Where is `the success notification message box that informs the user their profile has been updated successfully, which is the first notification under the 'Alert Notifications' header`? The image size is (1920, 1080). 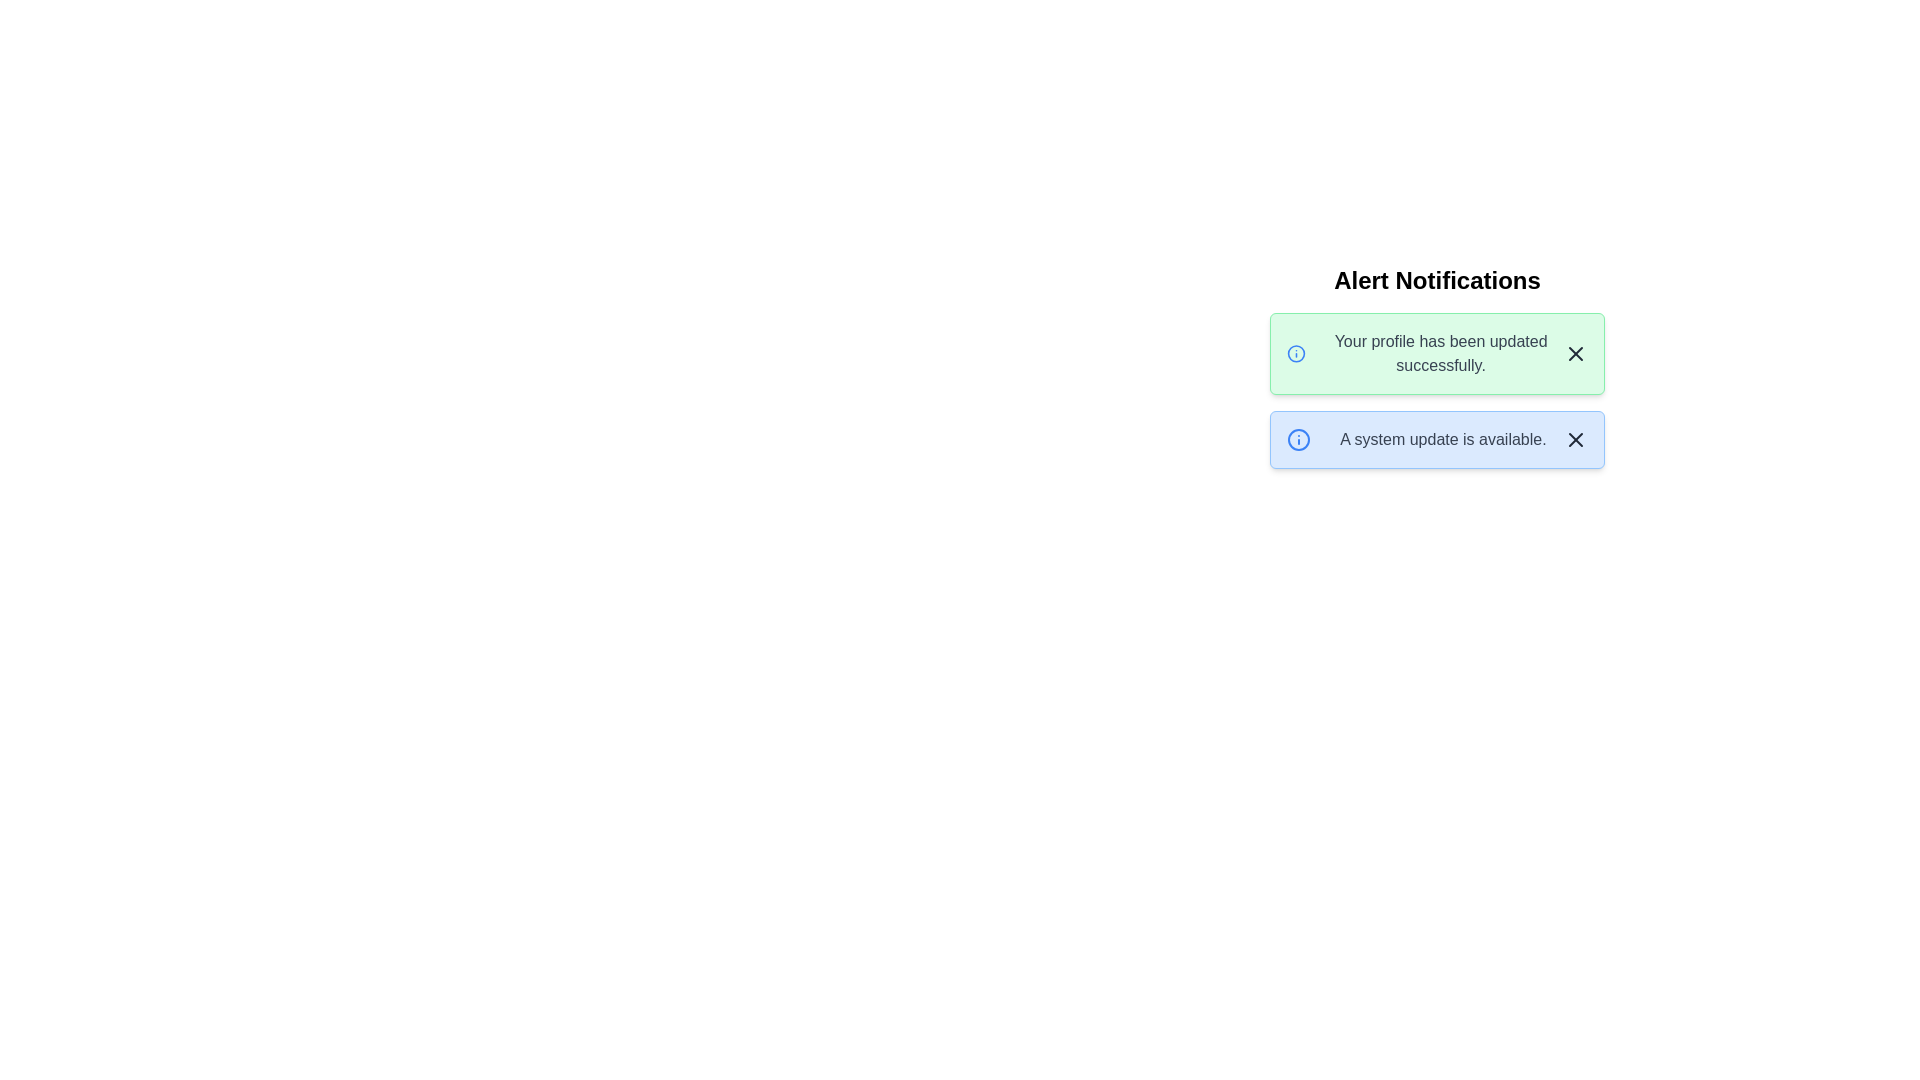
the success notification message box that informs the user their profile has been updated successfully, which is the first notification under the 'Alert Notifications' header is located at coordinates (1436, 366).